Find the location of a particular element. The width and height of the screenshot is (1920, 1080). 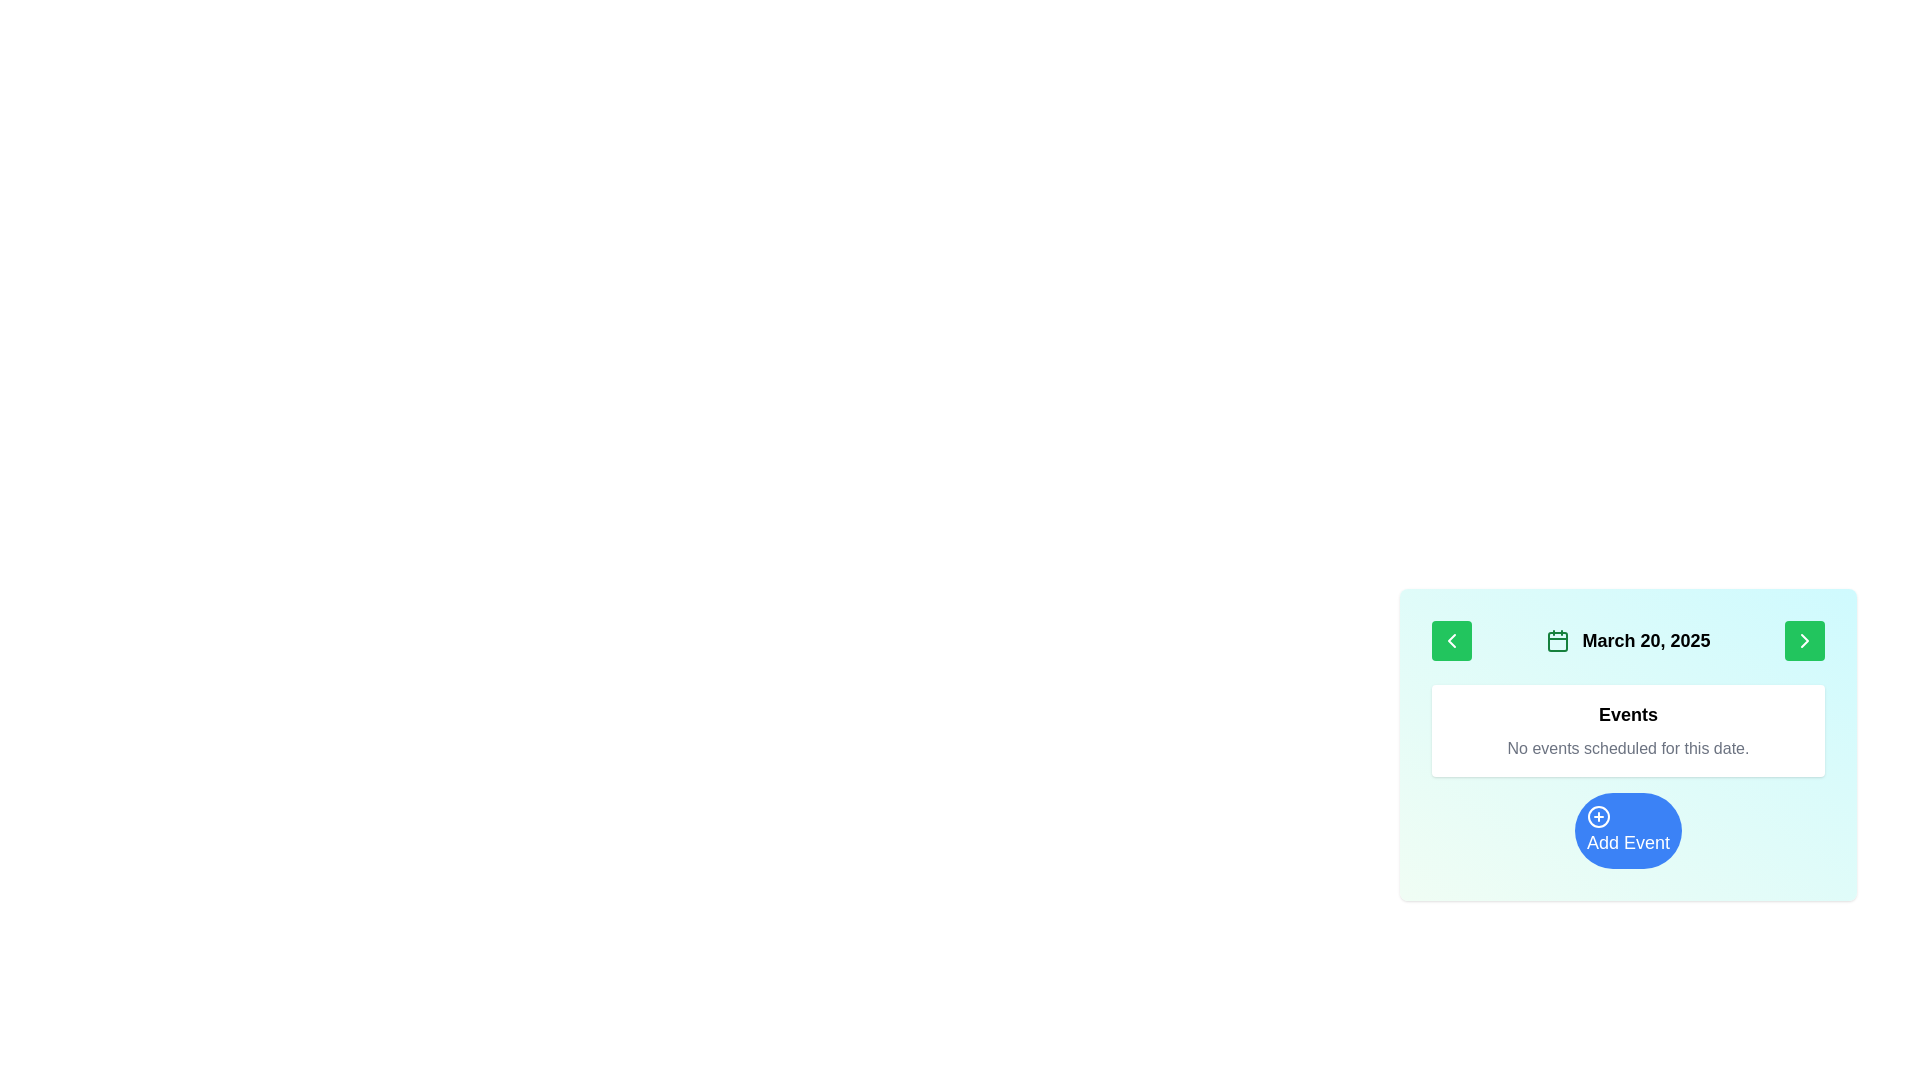

the green rectangular button with a left-facing arrow icon is located at coordinates (1451, 640).